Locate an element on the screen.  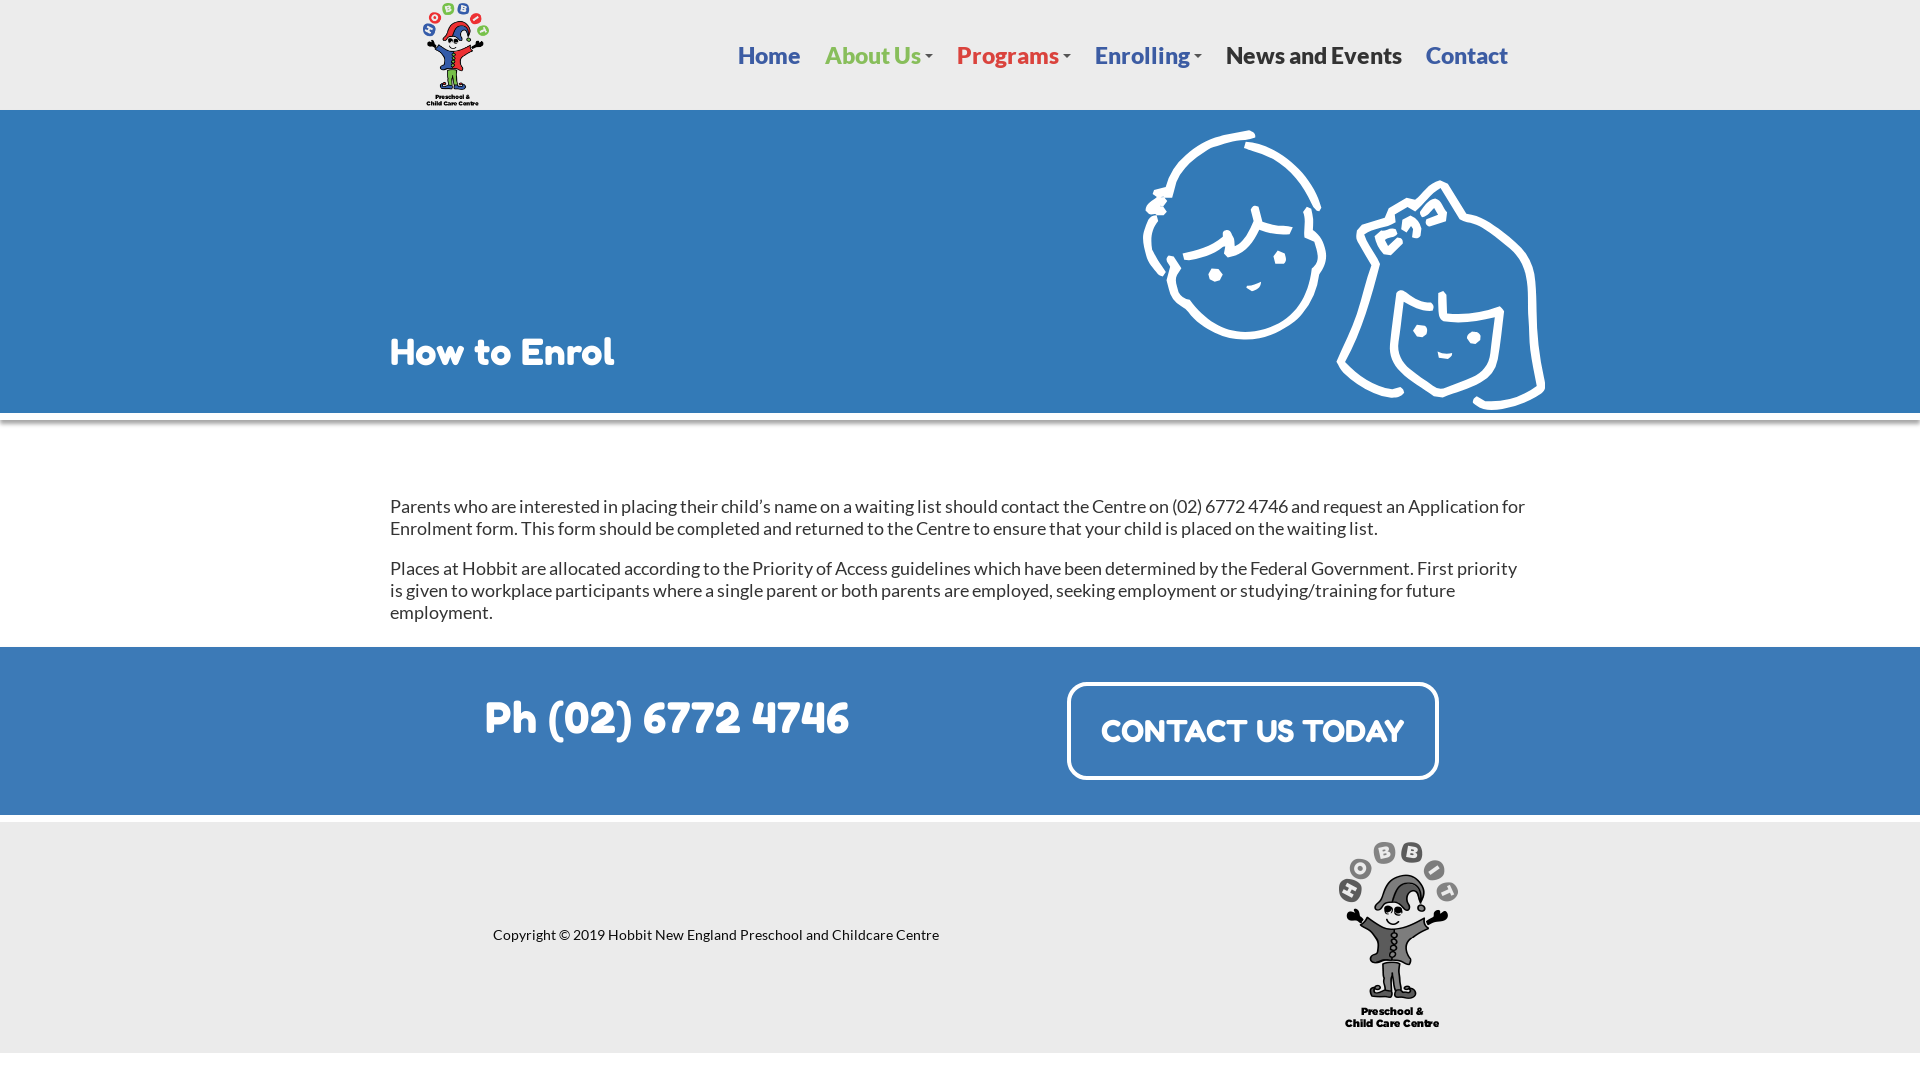
'+ is located at coordinates (878, 54).